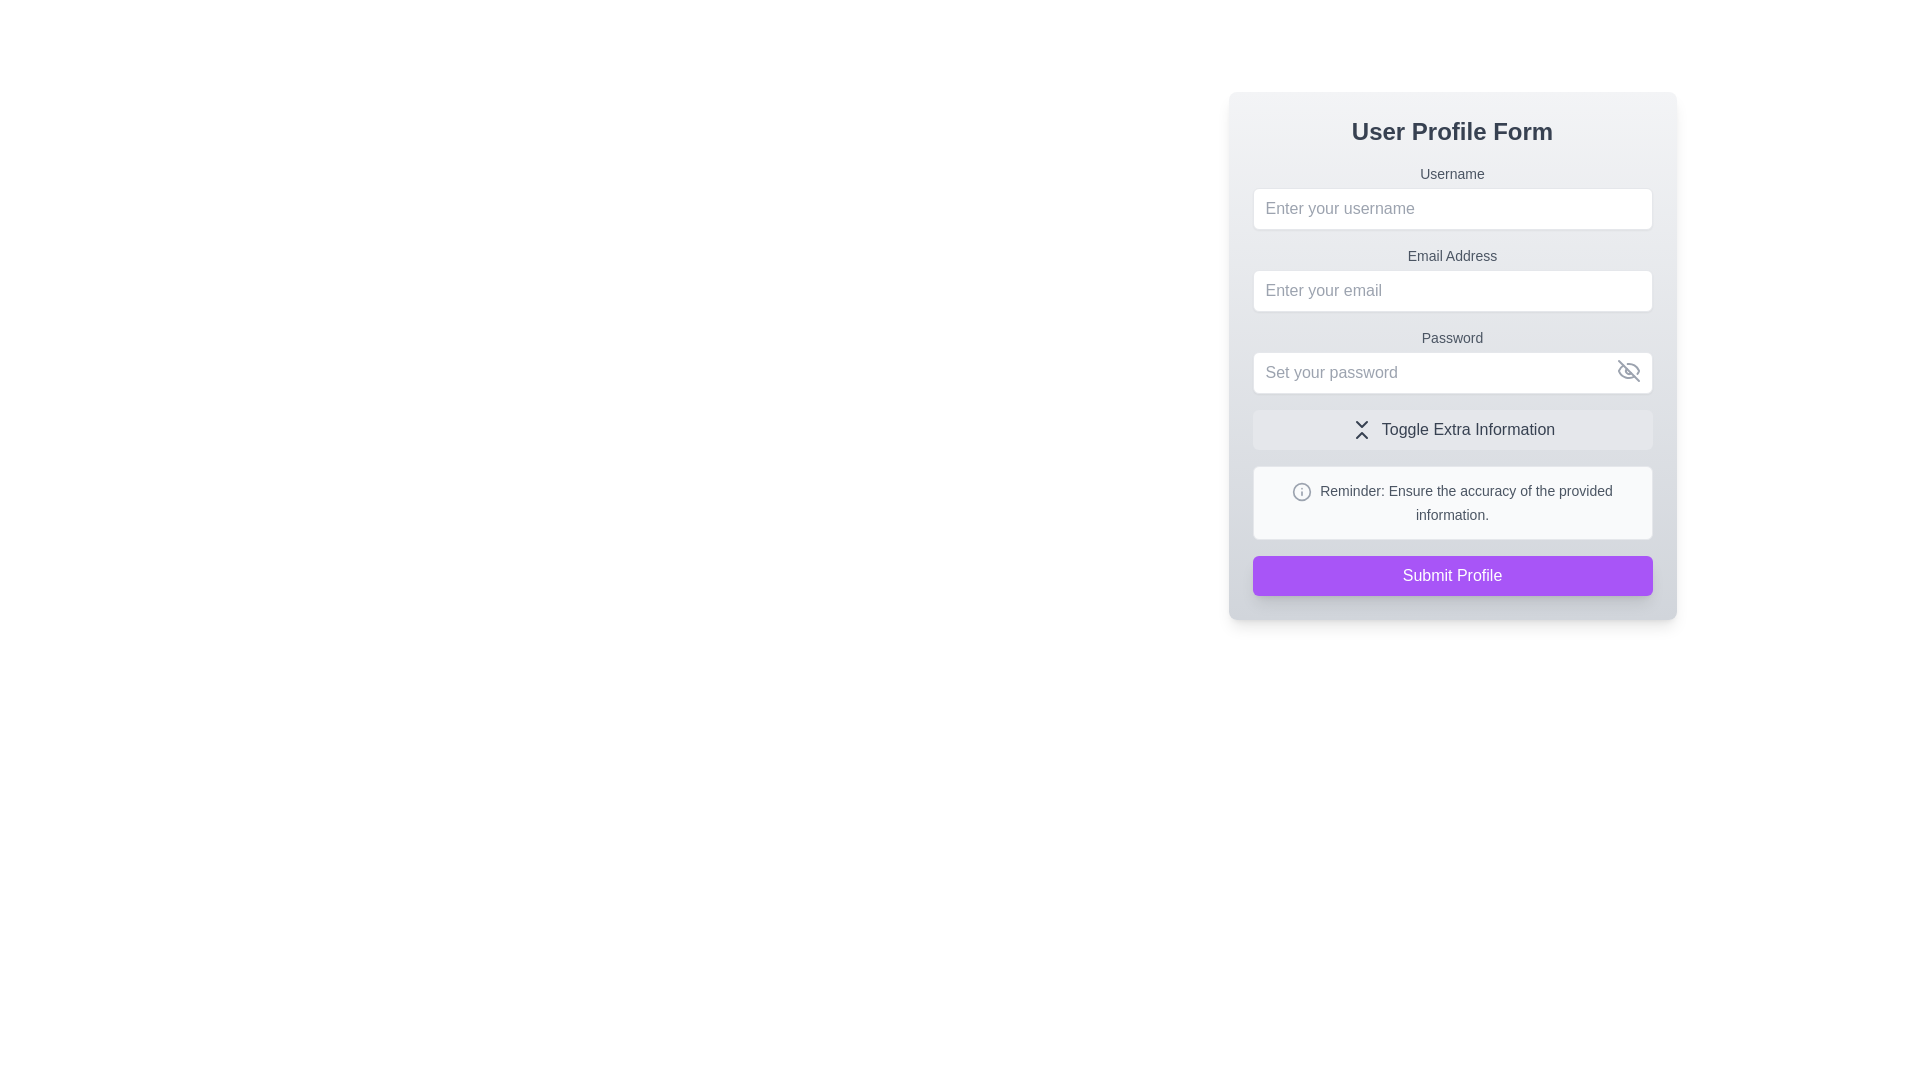  What do you see at coordinates (1302, 491) in the screenshot?
I see `the SVG Circle element, which is a circular outline in light gray color located in the middle of an informational reminder box in the user profile form` at bounding box center [1302, 491].